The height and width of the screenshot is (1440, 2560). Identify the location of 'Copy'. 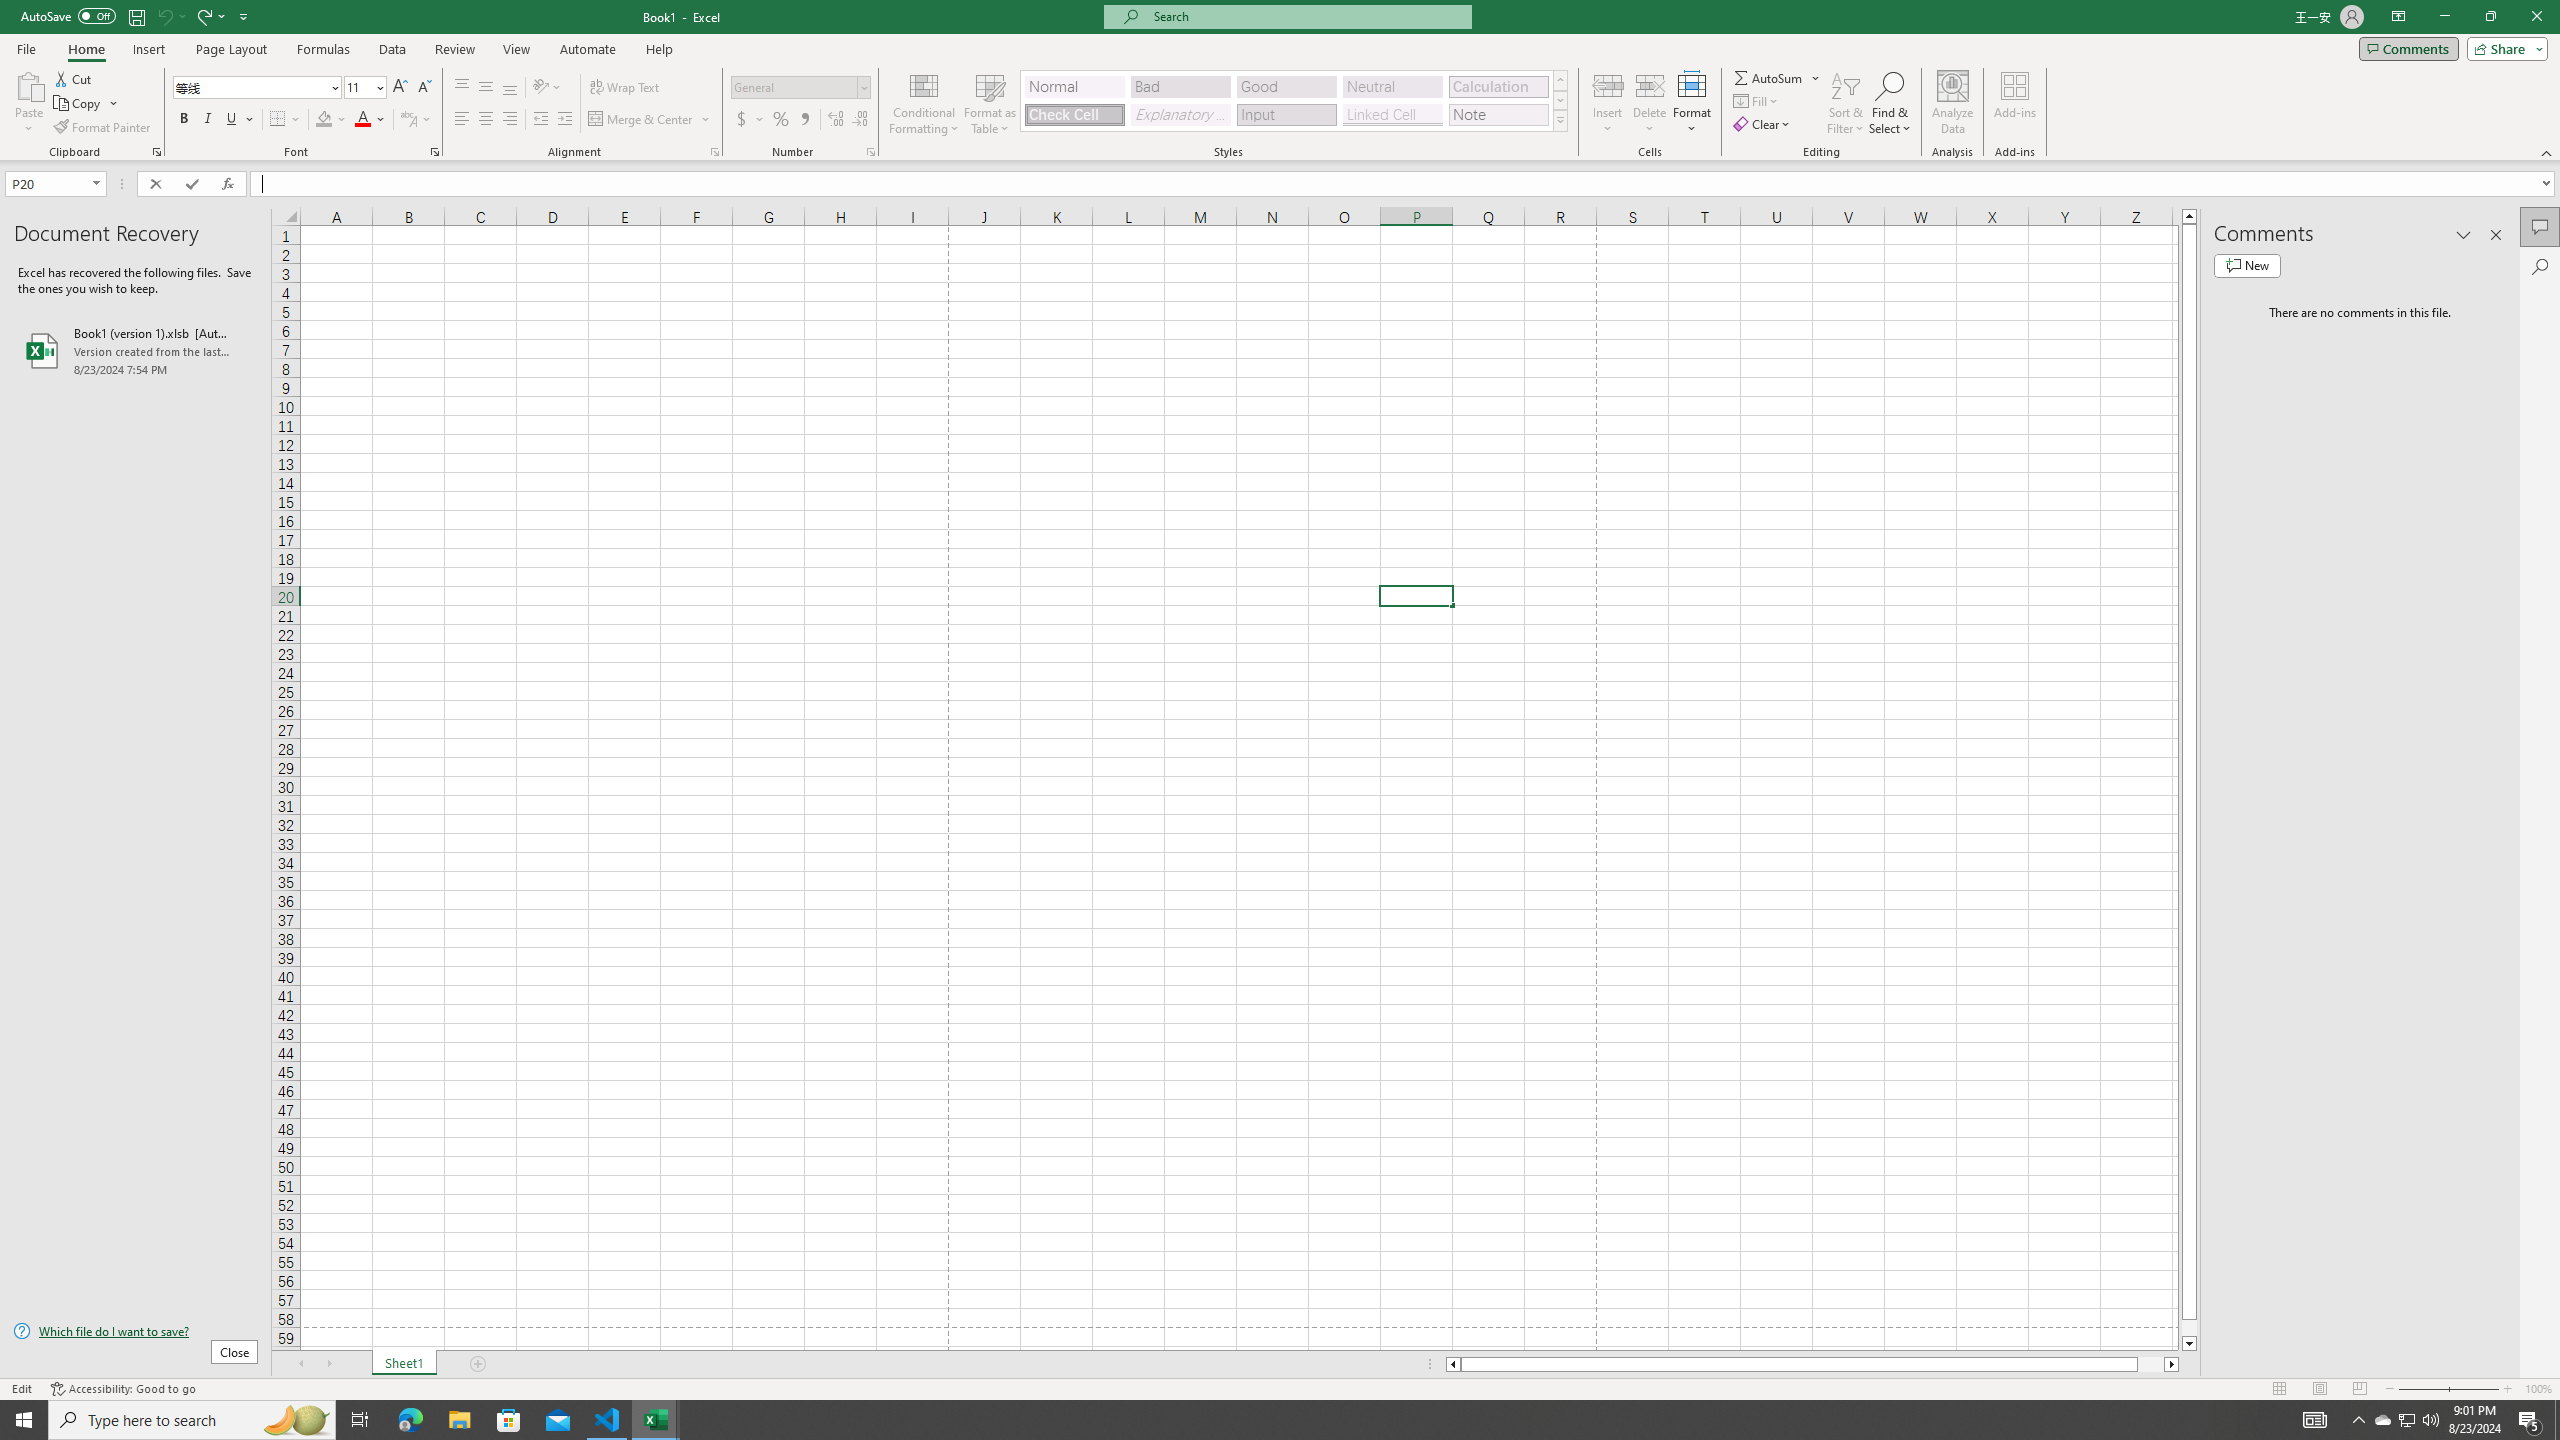
(86, 103).